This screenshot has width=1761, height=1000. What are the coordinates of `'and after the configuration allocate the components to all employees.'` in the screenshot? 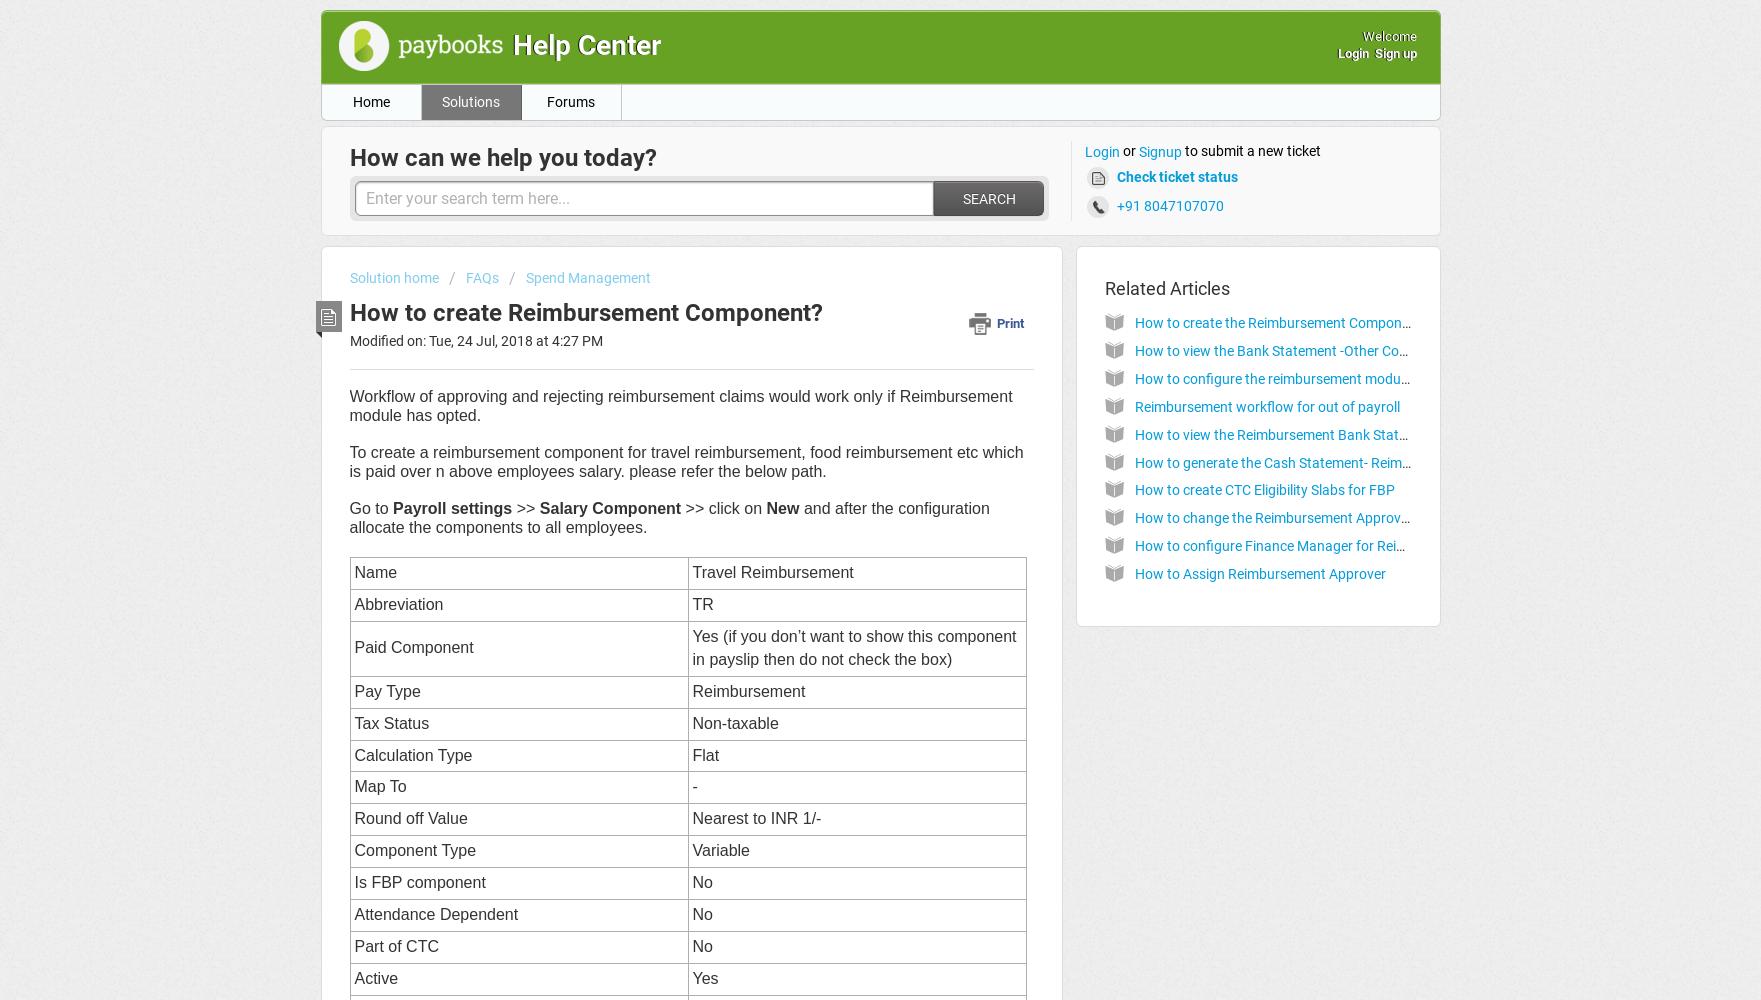 It's located at (669, 518).